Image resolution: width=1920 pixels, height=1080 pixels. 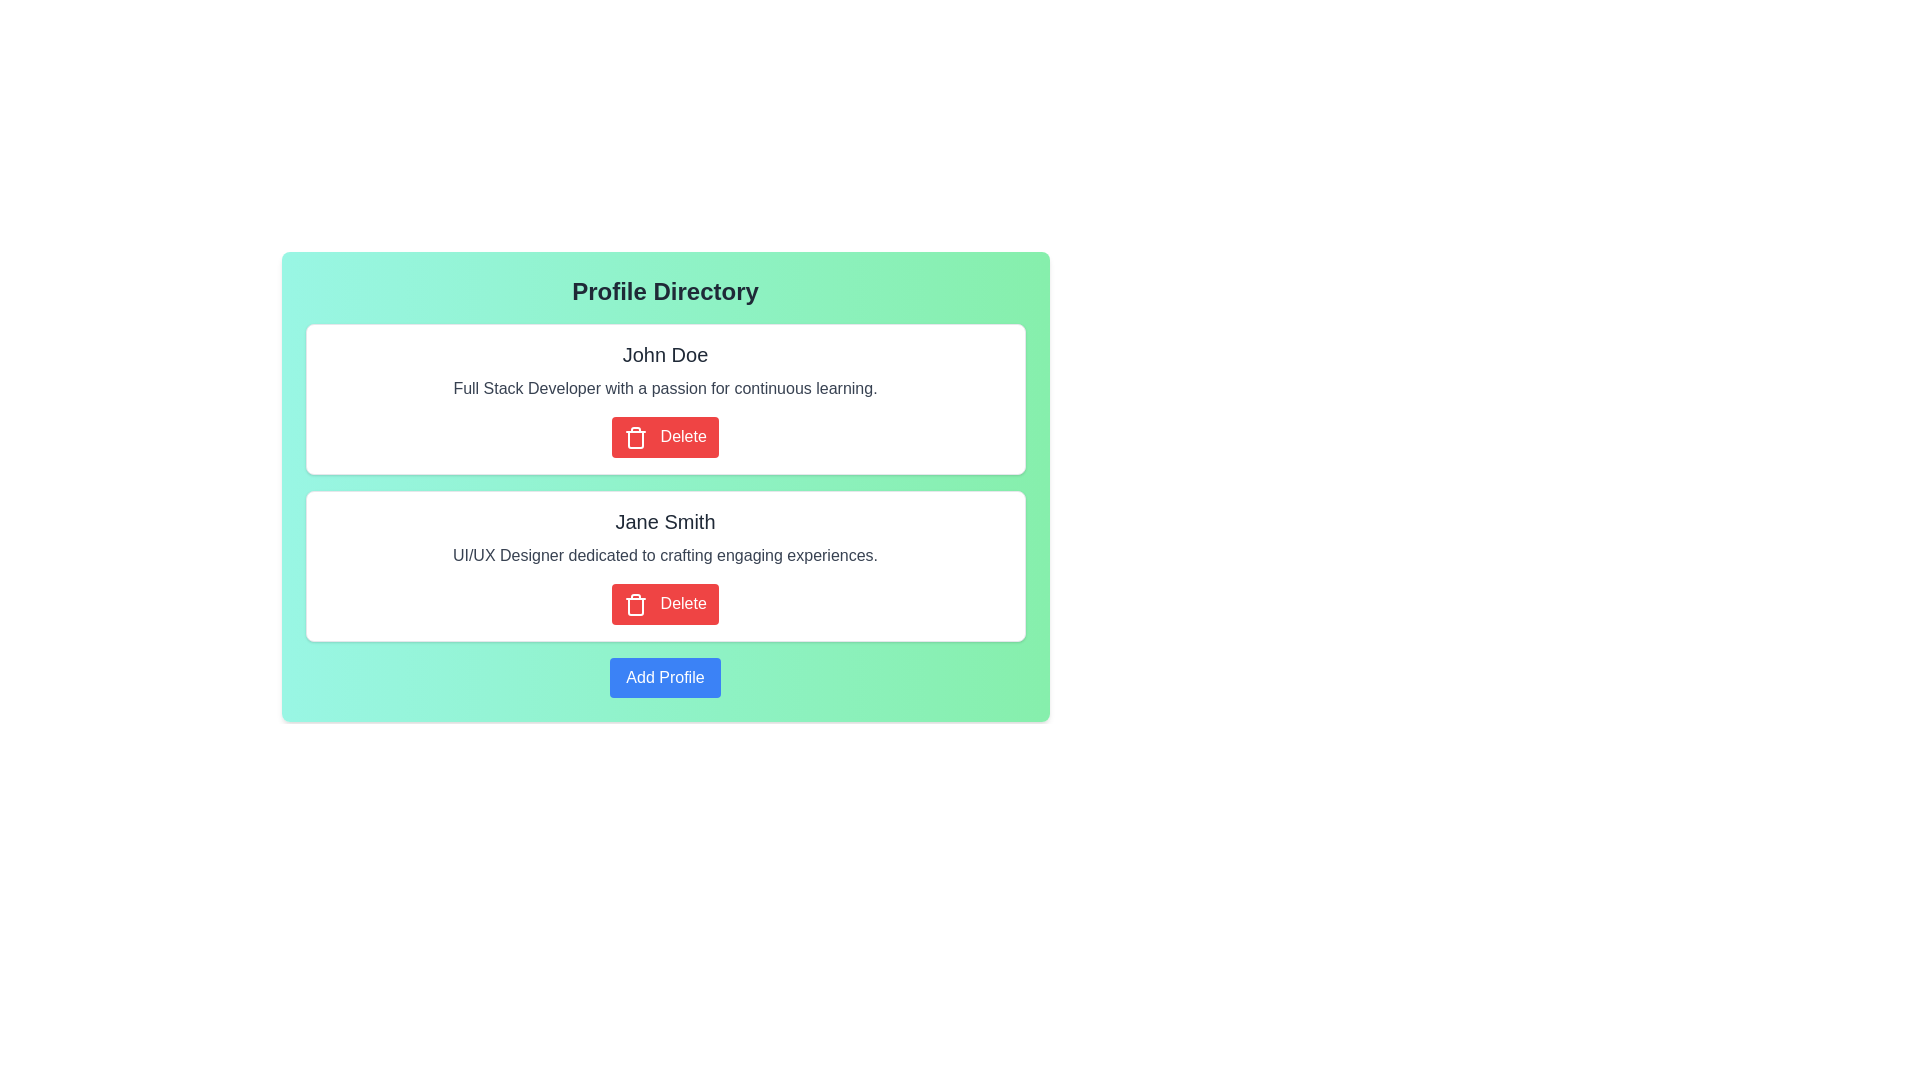 I want to click on the red 'Delete' button with a trash can icon located at the bottom-right of the profile card for 'John Doe', so click(x=665, y=436).